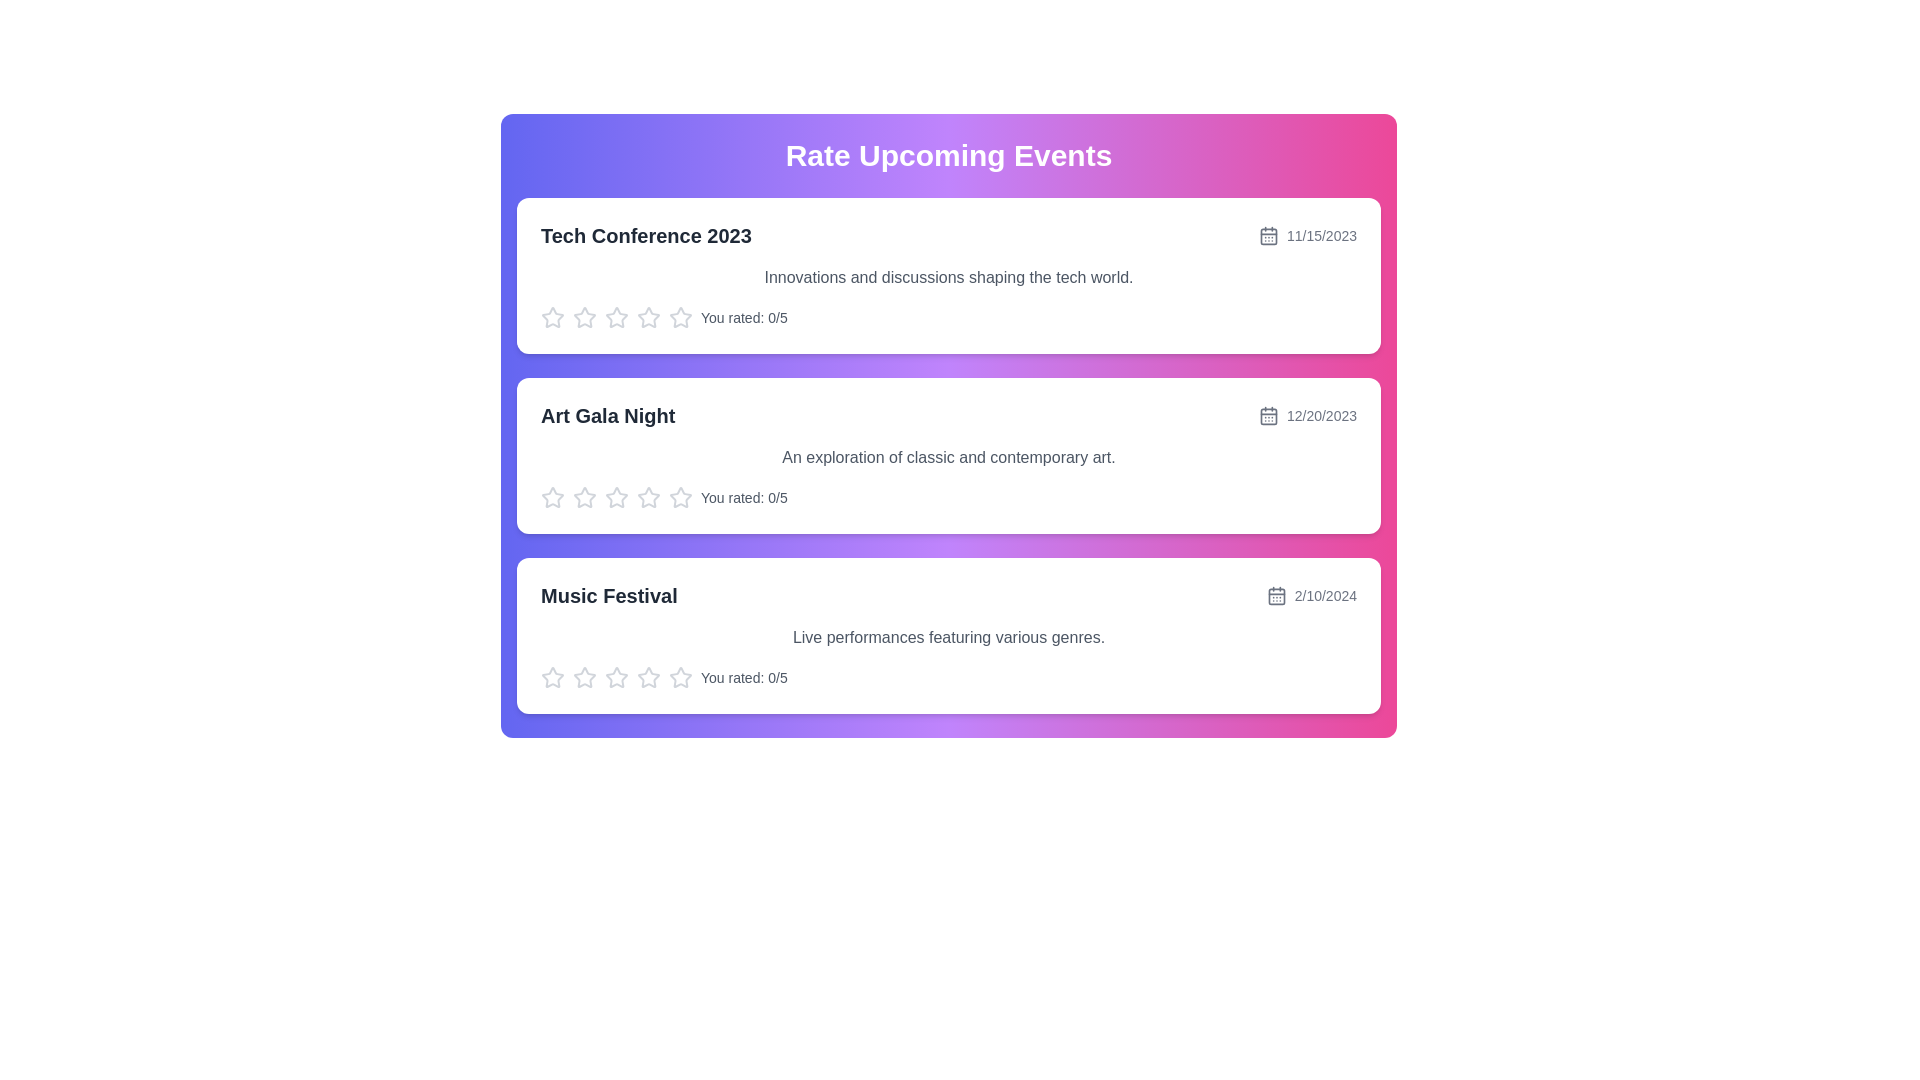 The height and width of the screenshot is (1080, 1920). I want to click on the fourth star icon in the rating system located below the 'Tech Conference 2023' title, so click(681, 316).